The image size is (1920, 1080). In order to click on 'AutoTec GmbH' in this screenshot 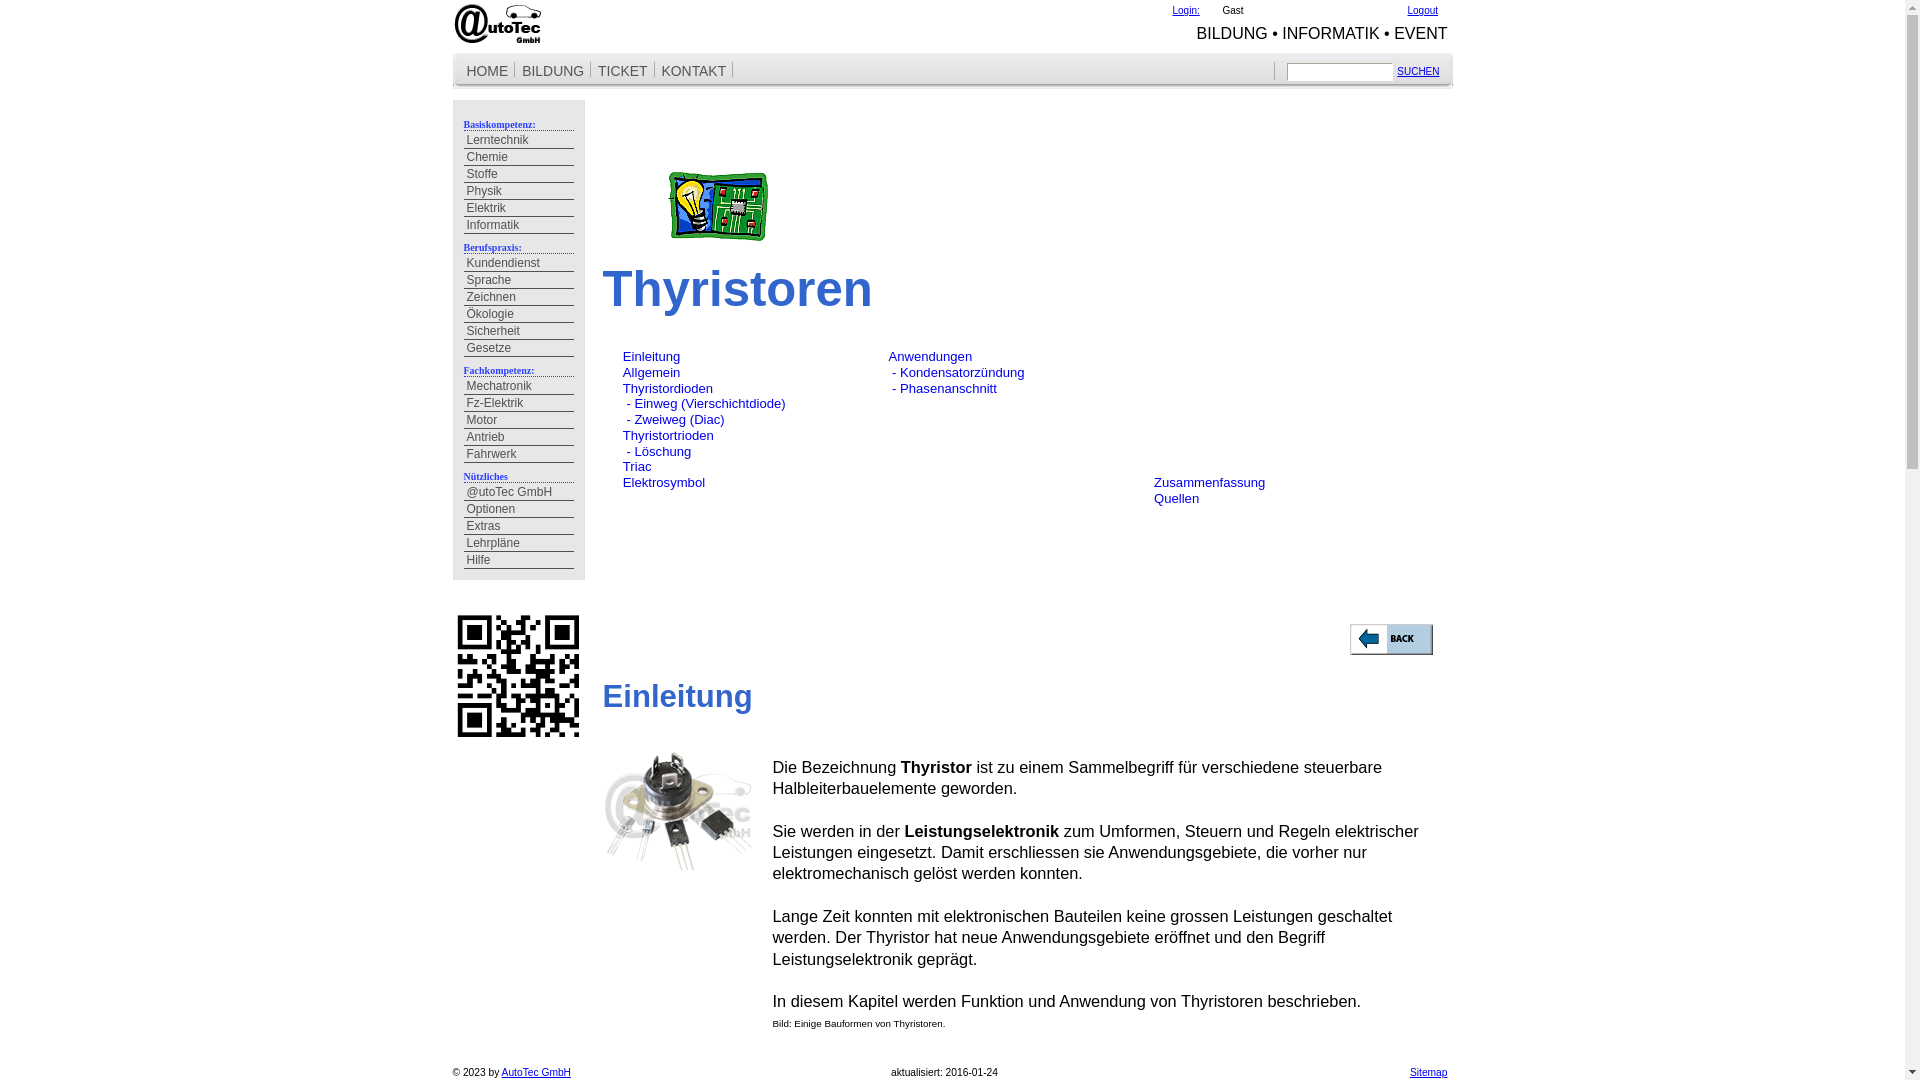, I will do `click(536, 1071)`.